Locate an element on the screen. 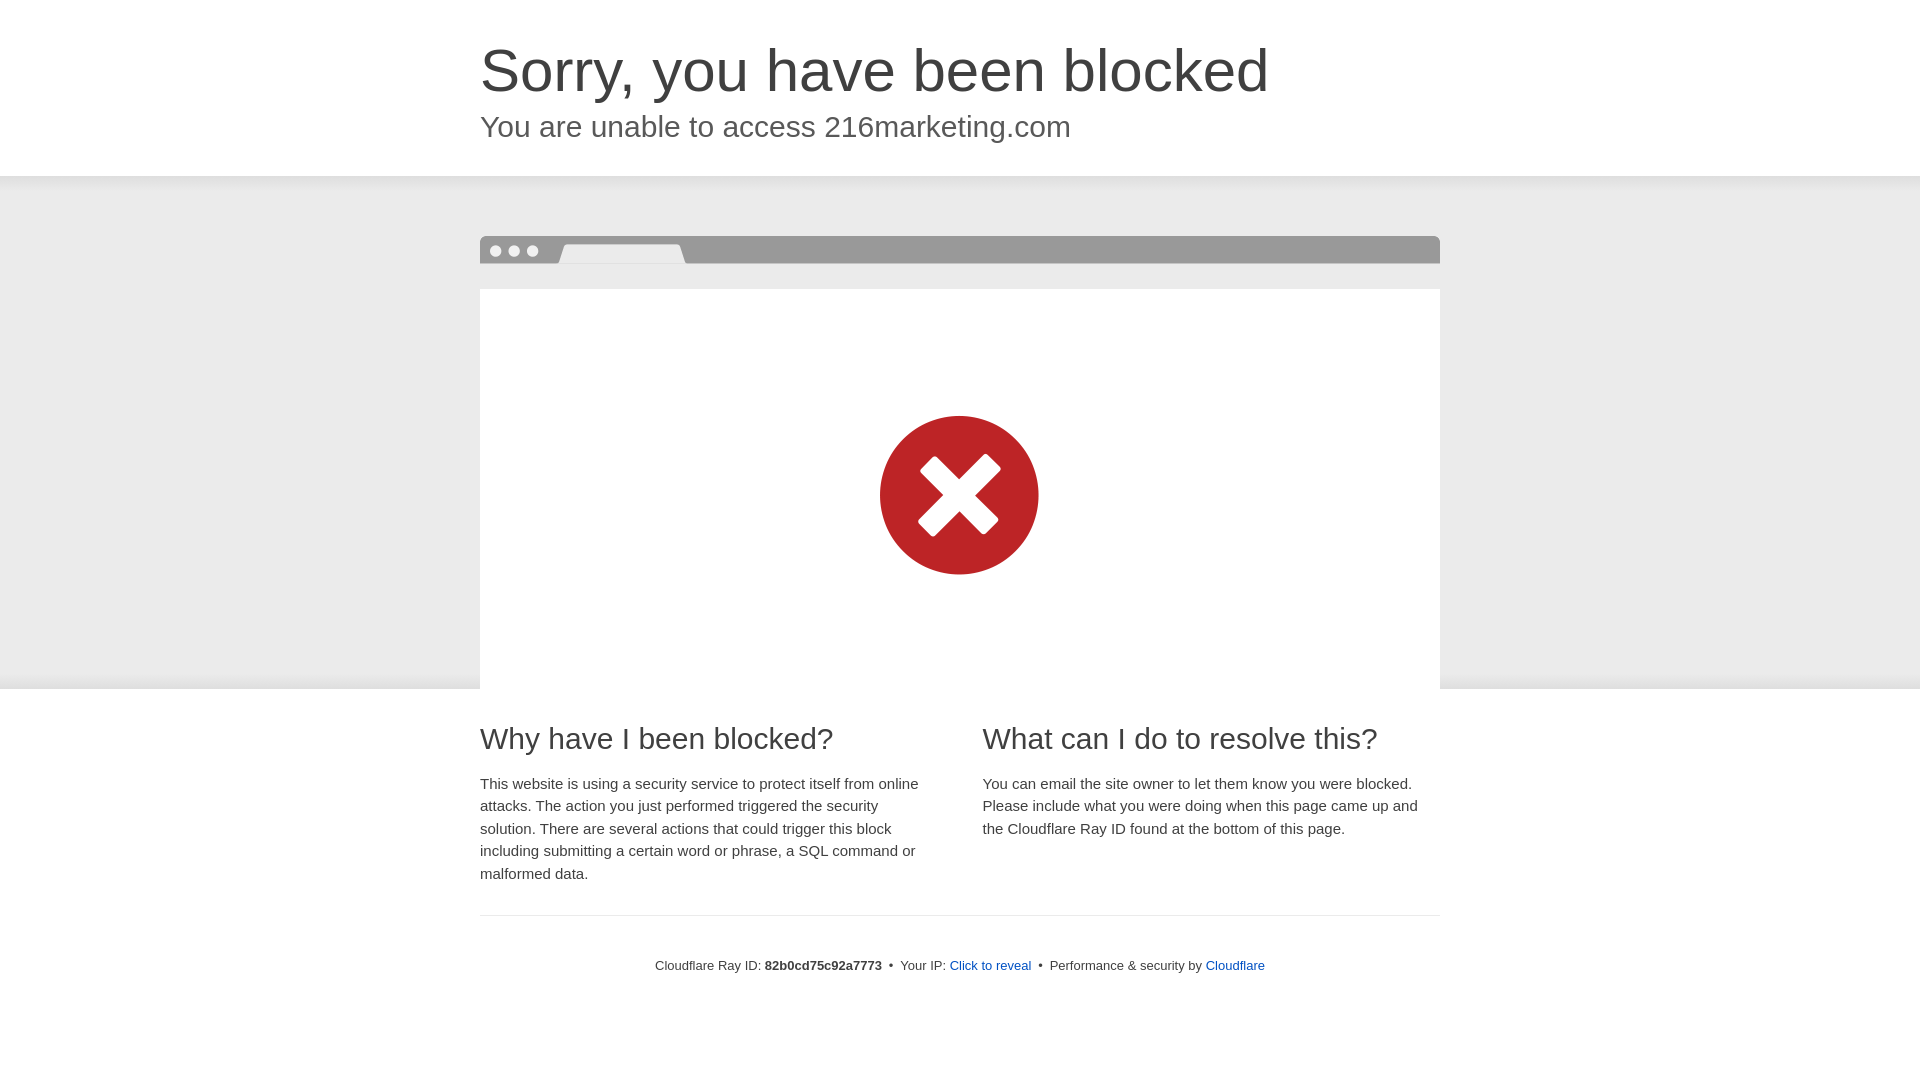  'Click to reveal' is located at coordinates (990, 964).